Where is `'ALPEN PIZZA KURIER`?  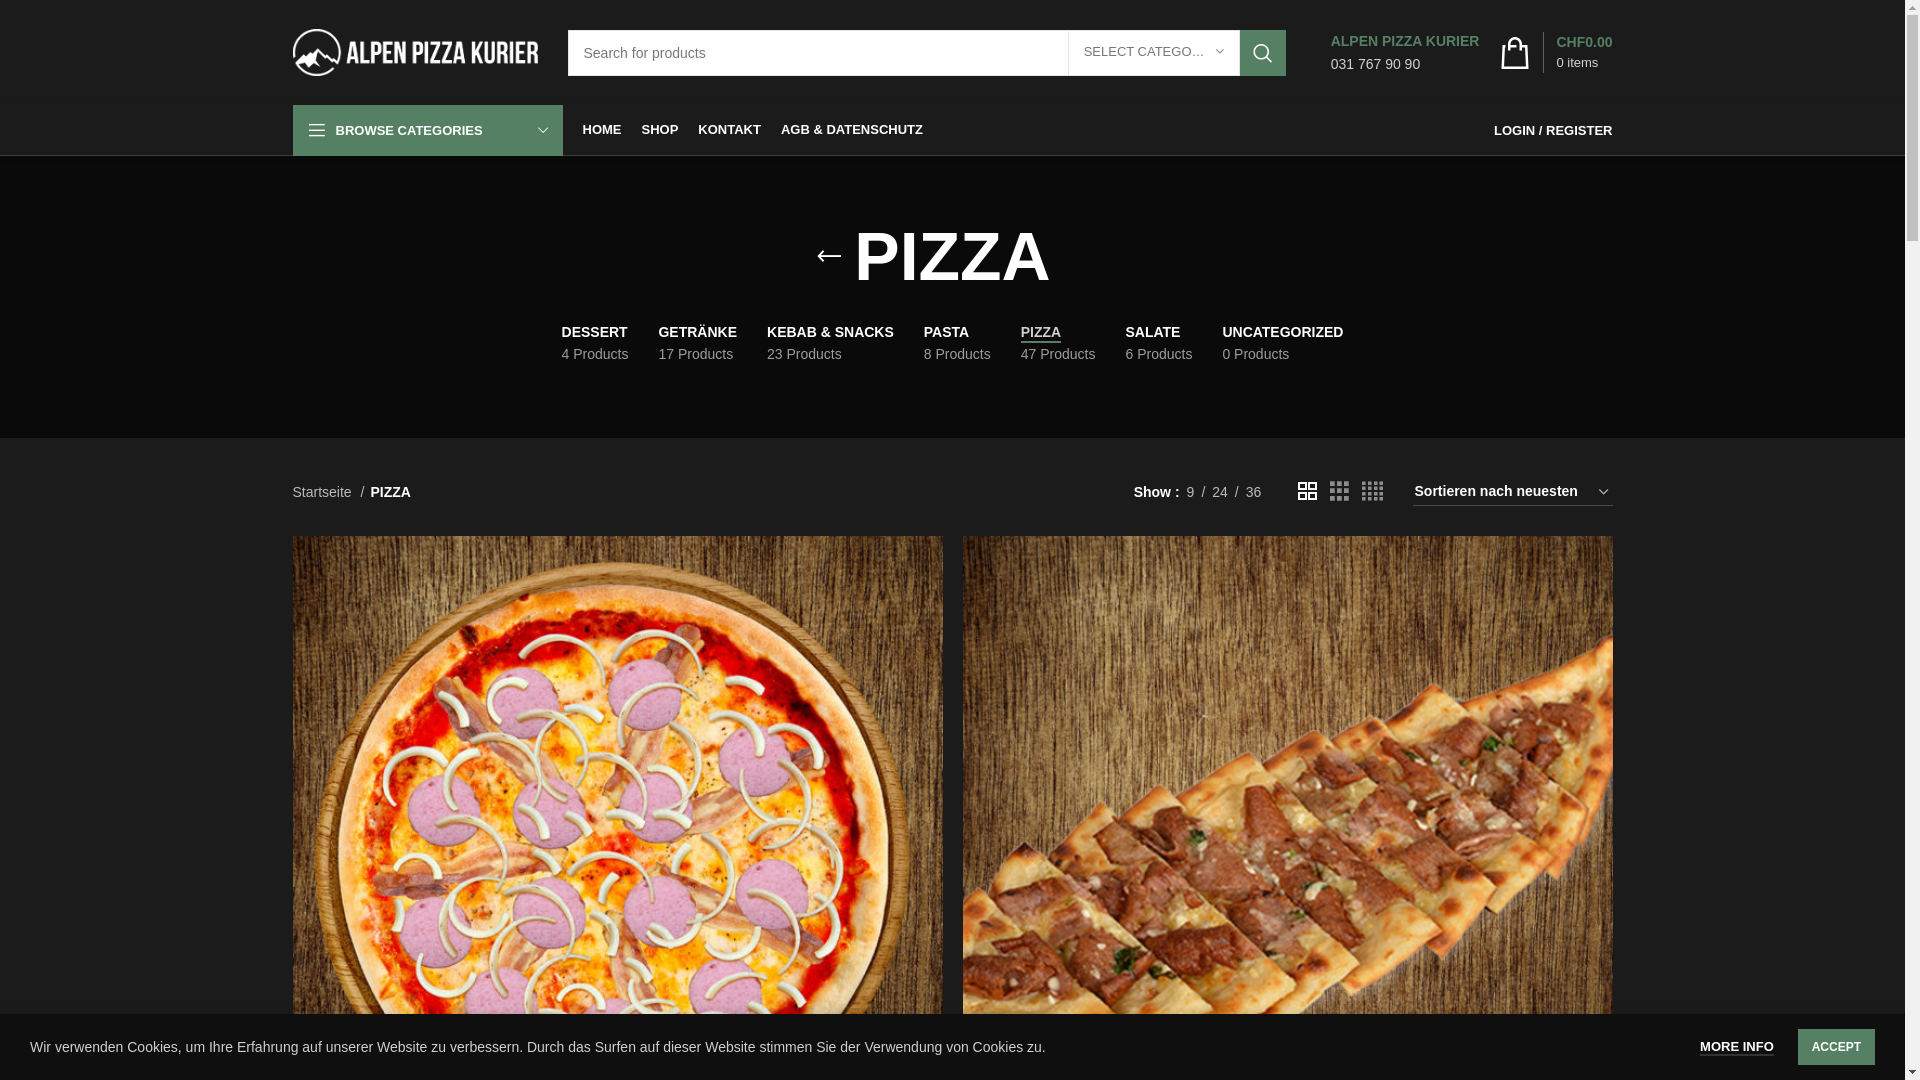 'ALPEN PIZZA KURIER is located at coordinates (1330, 51).